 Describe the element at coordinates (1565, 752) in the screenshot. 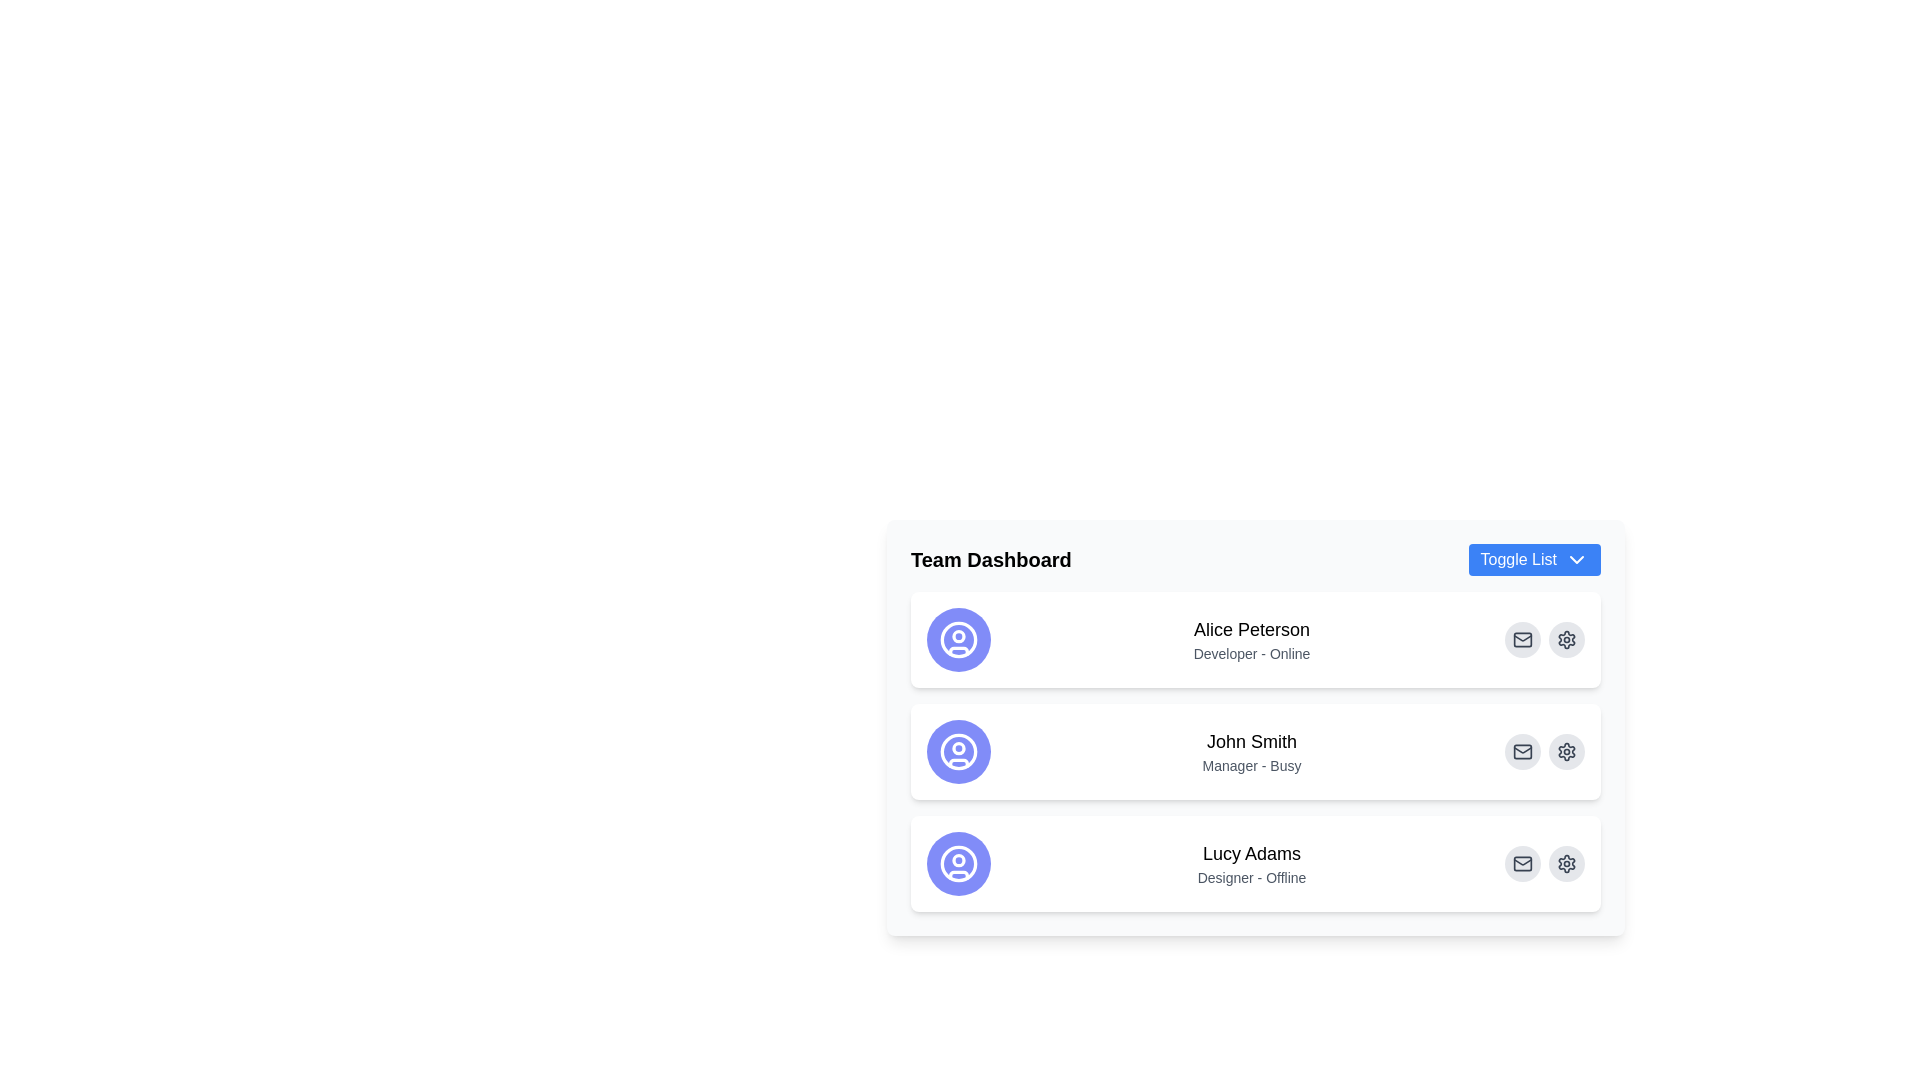

I see `the gear icon representing settings located in the third row, far right, adjacent to the email icon` at that location.